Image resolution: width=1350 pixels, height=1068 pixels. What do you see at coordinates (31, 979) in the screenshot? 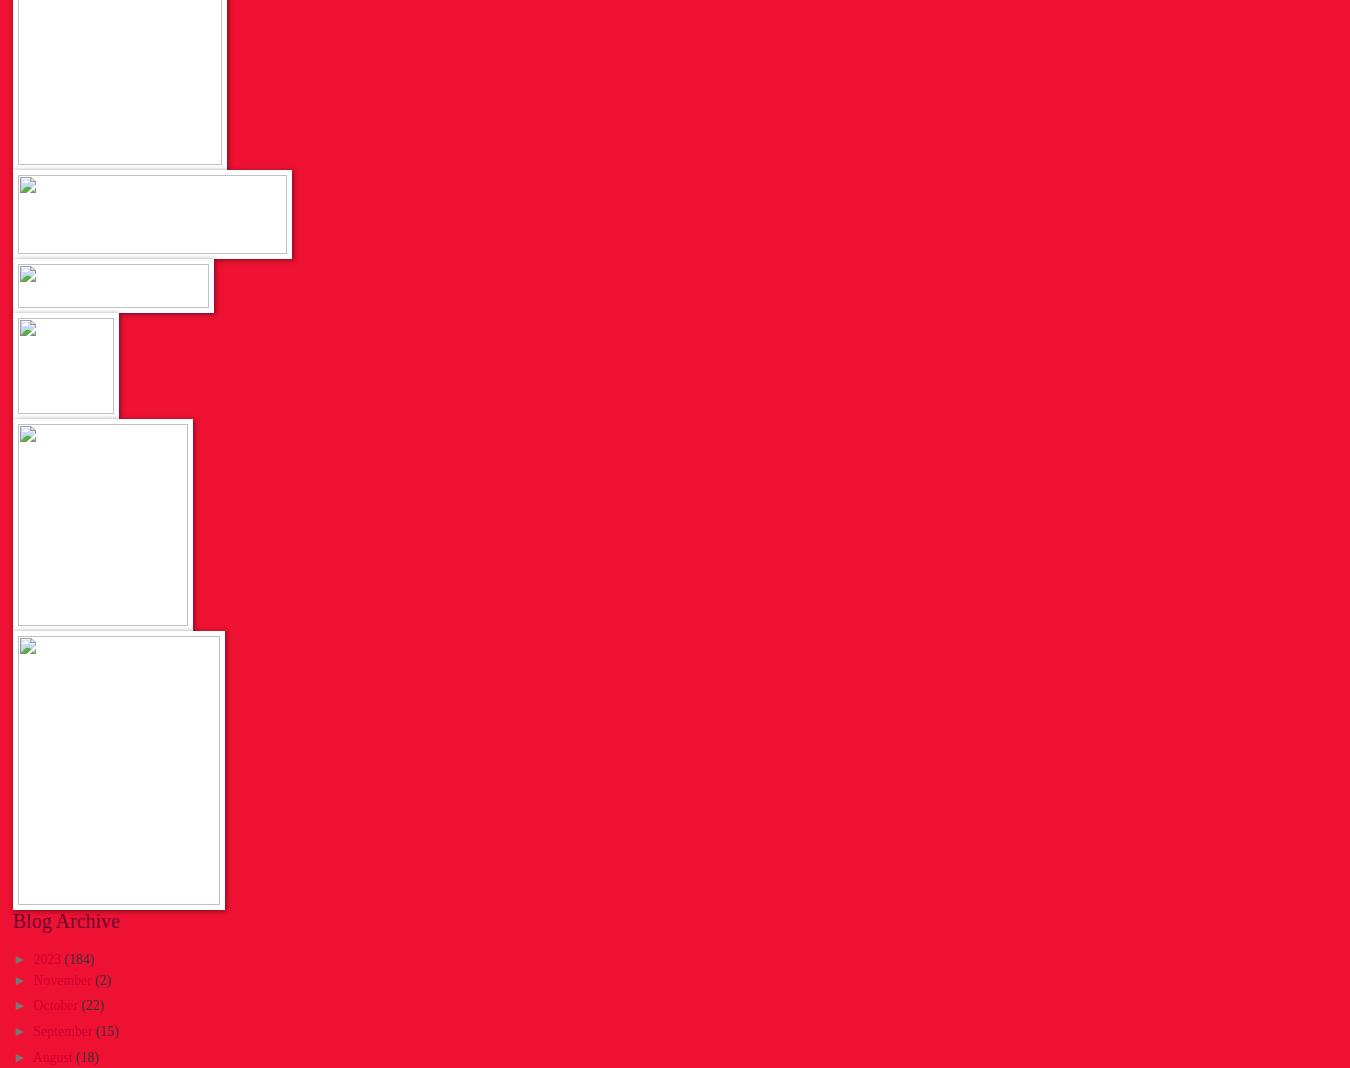
I see `'November'` at bounding box center [31, 979].